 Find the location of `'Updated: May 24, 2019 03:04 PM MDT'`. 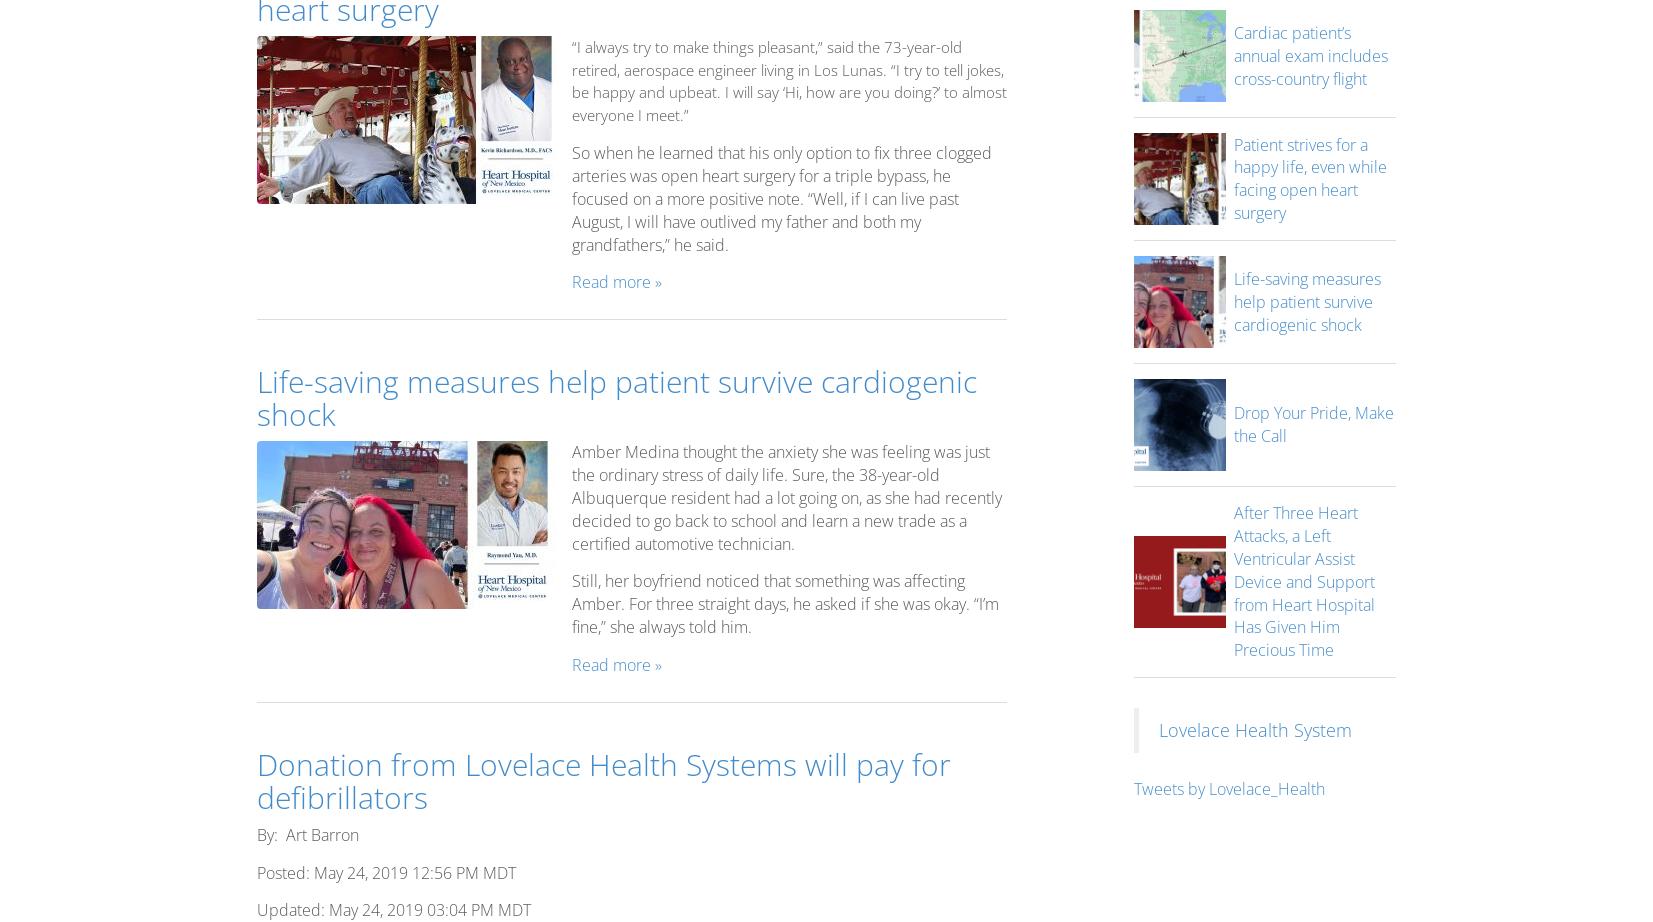

'Updated: May 24, 2019 03:04 PM MDT' is located at coordinates (255, 909).